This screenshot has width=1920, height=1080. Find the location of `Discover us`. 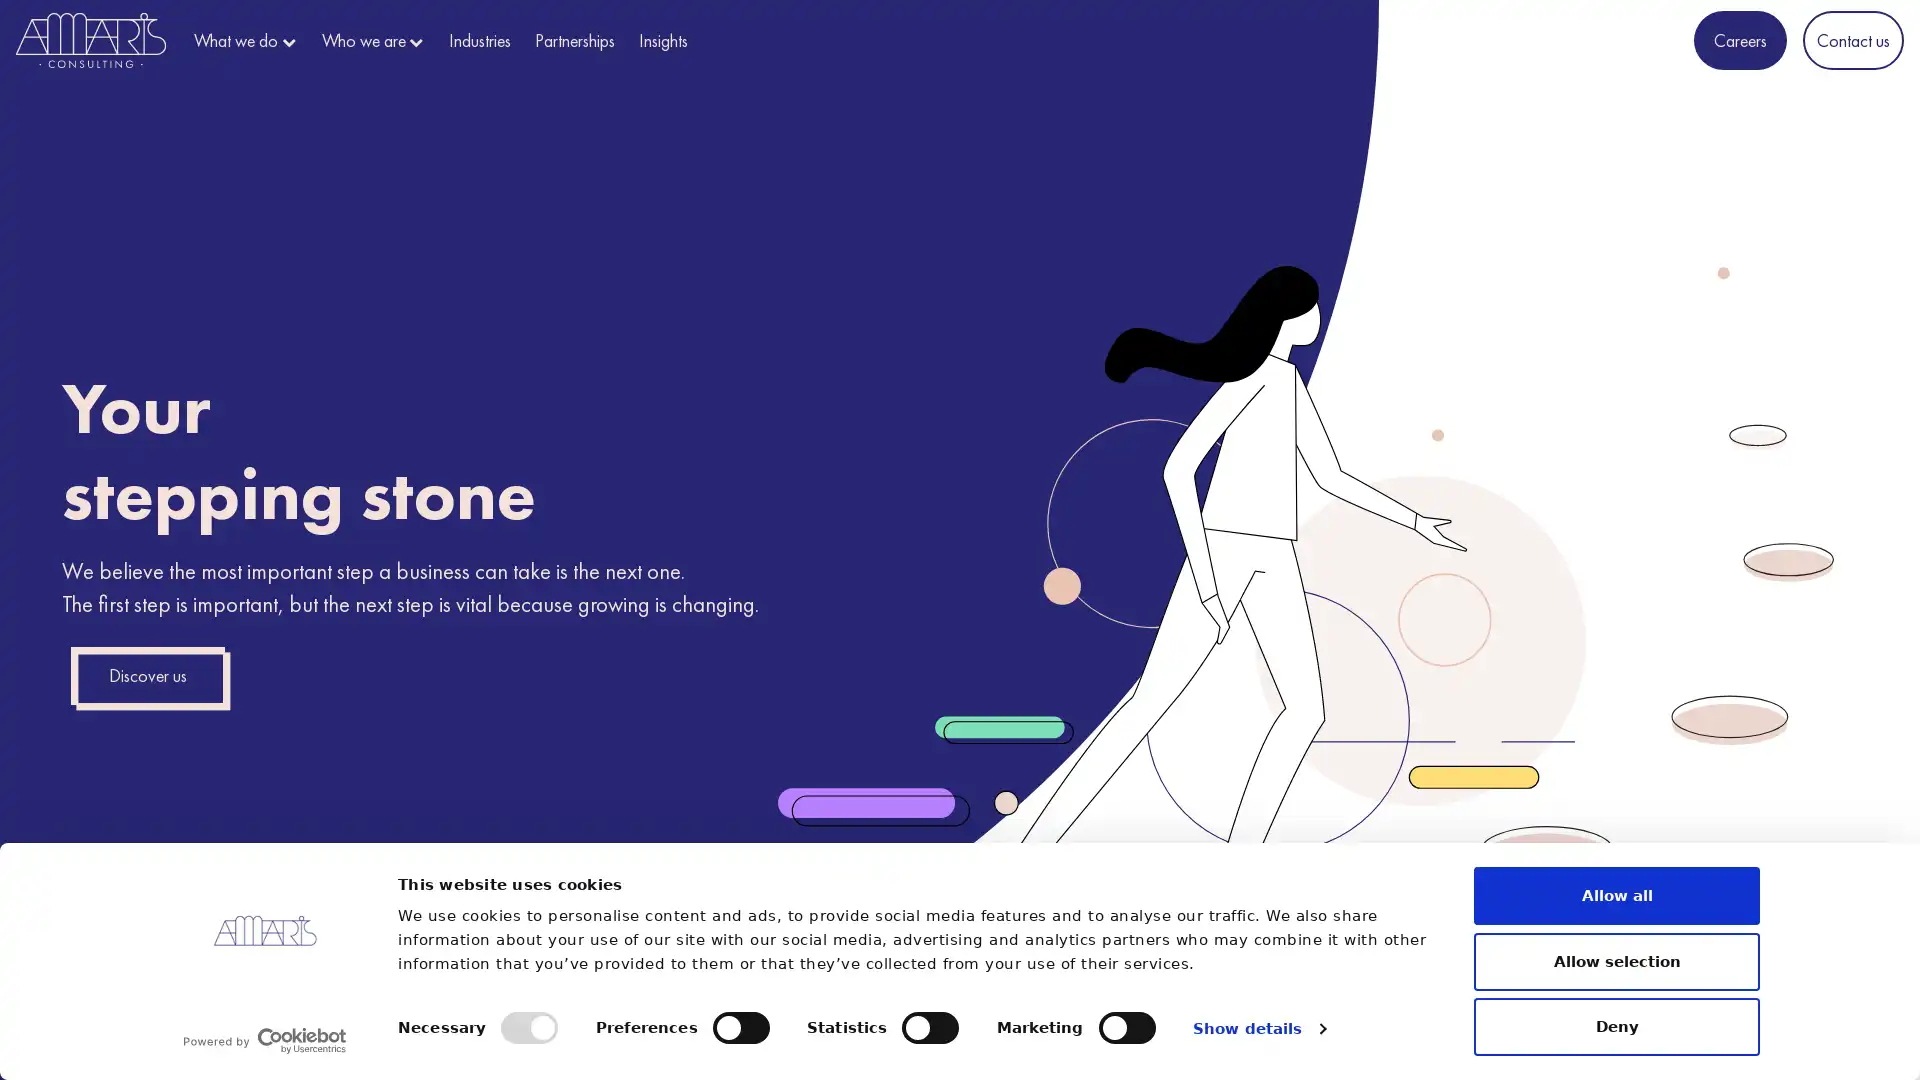

Discover us is located at coordinates (147, 675).